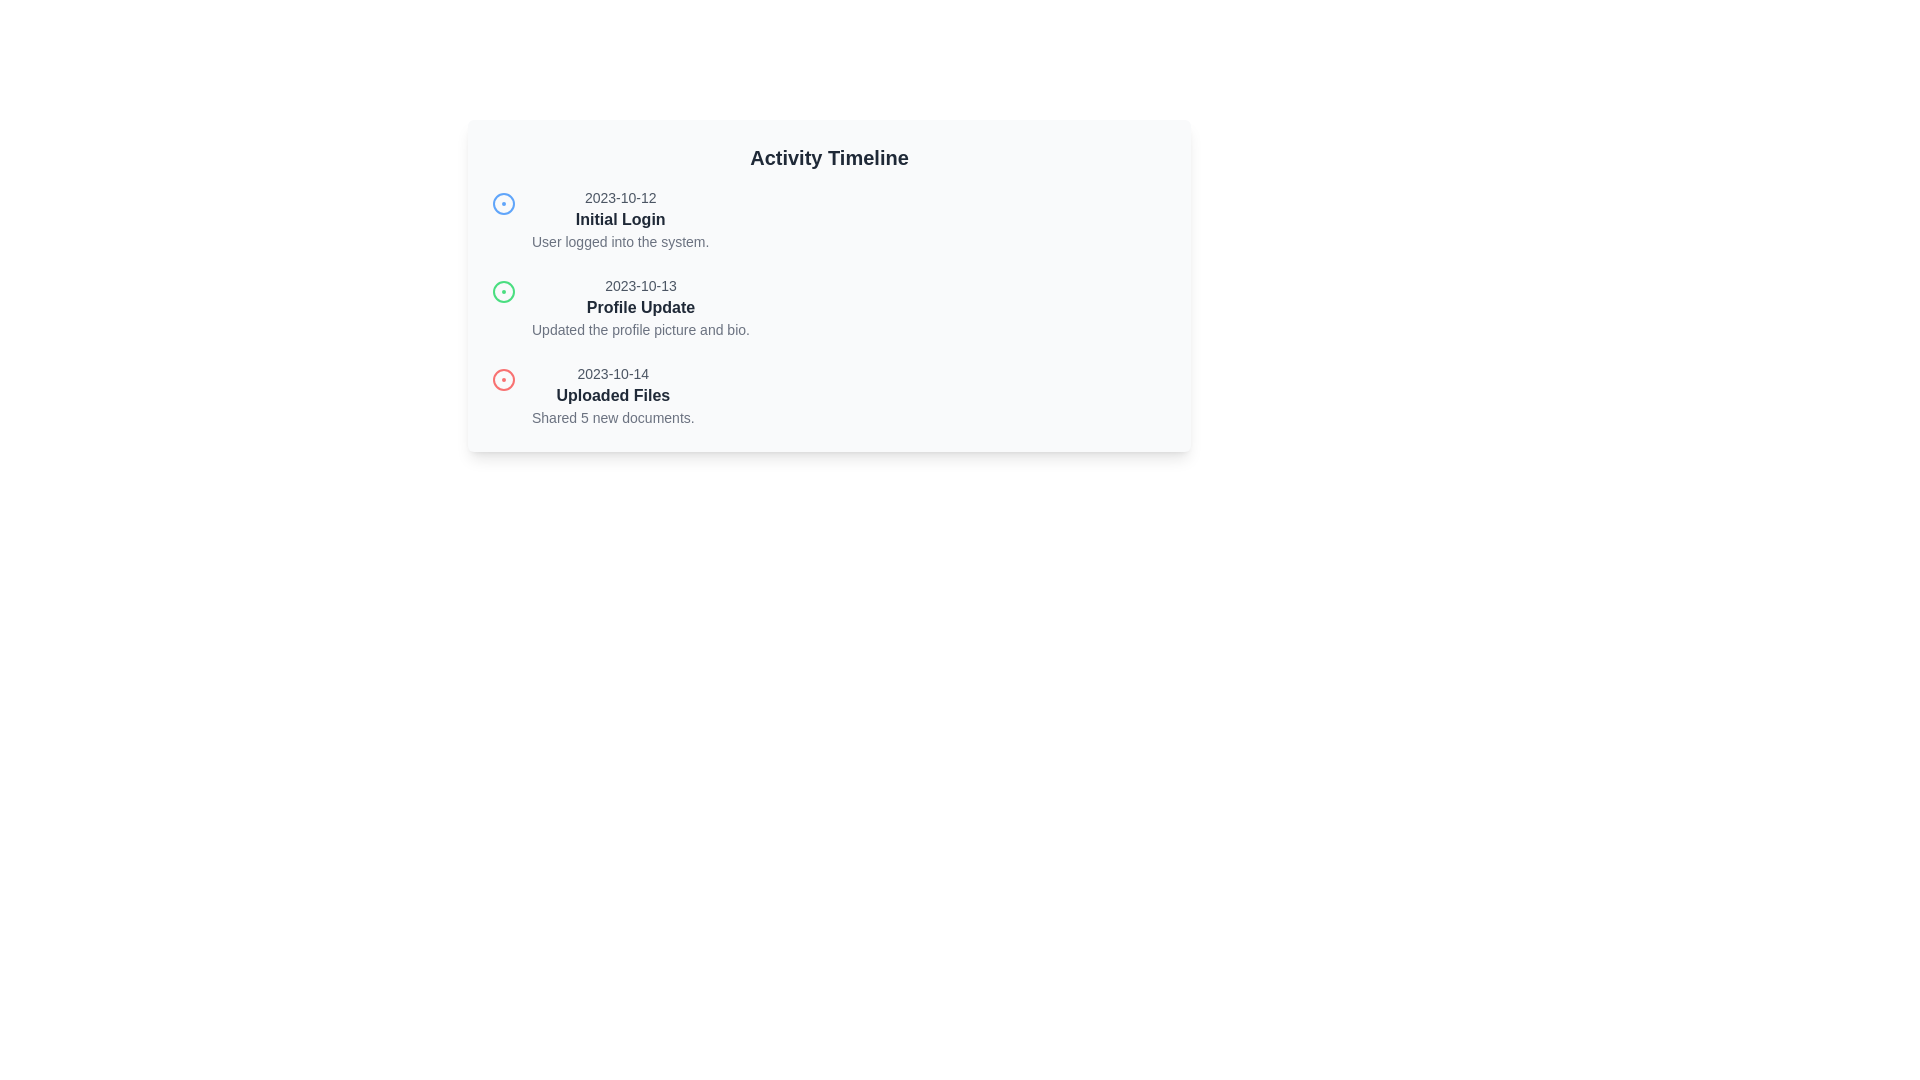 The width and height of the screenshot is (1920, 1080). Describe the element at coordinates (612, 374) in the screenshot. I see `date text label located at the top of the third group in the timeline, which provides chronological context for the title 'Uploaded Files'` at that location.